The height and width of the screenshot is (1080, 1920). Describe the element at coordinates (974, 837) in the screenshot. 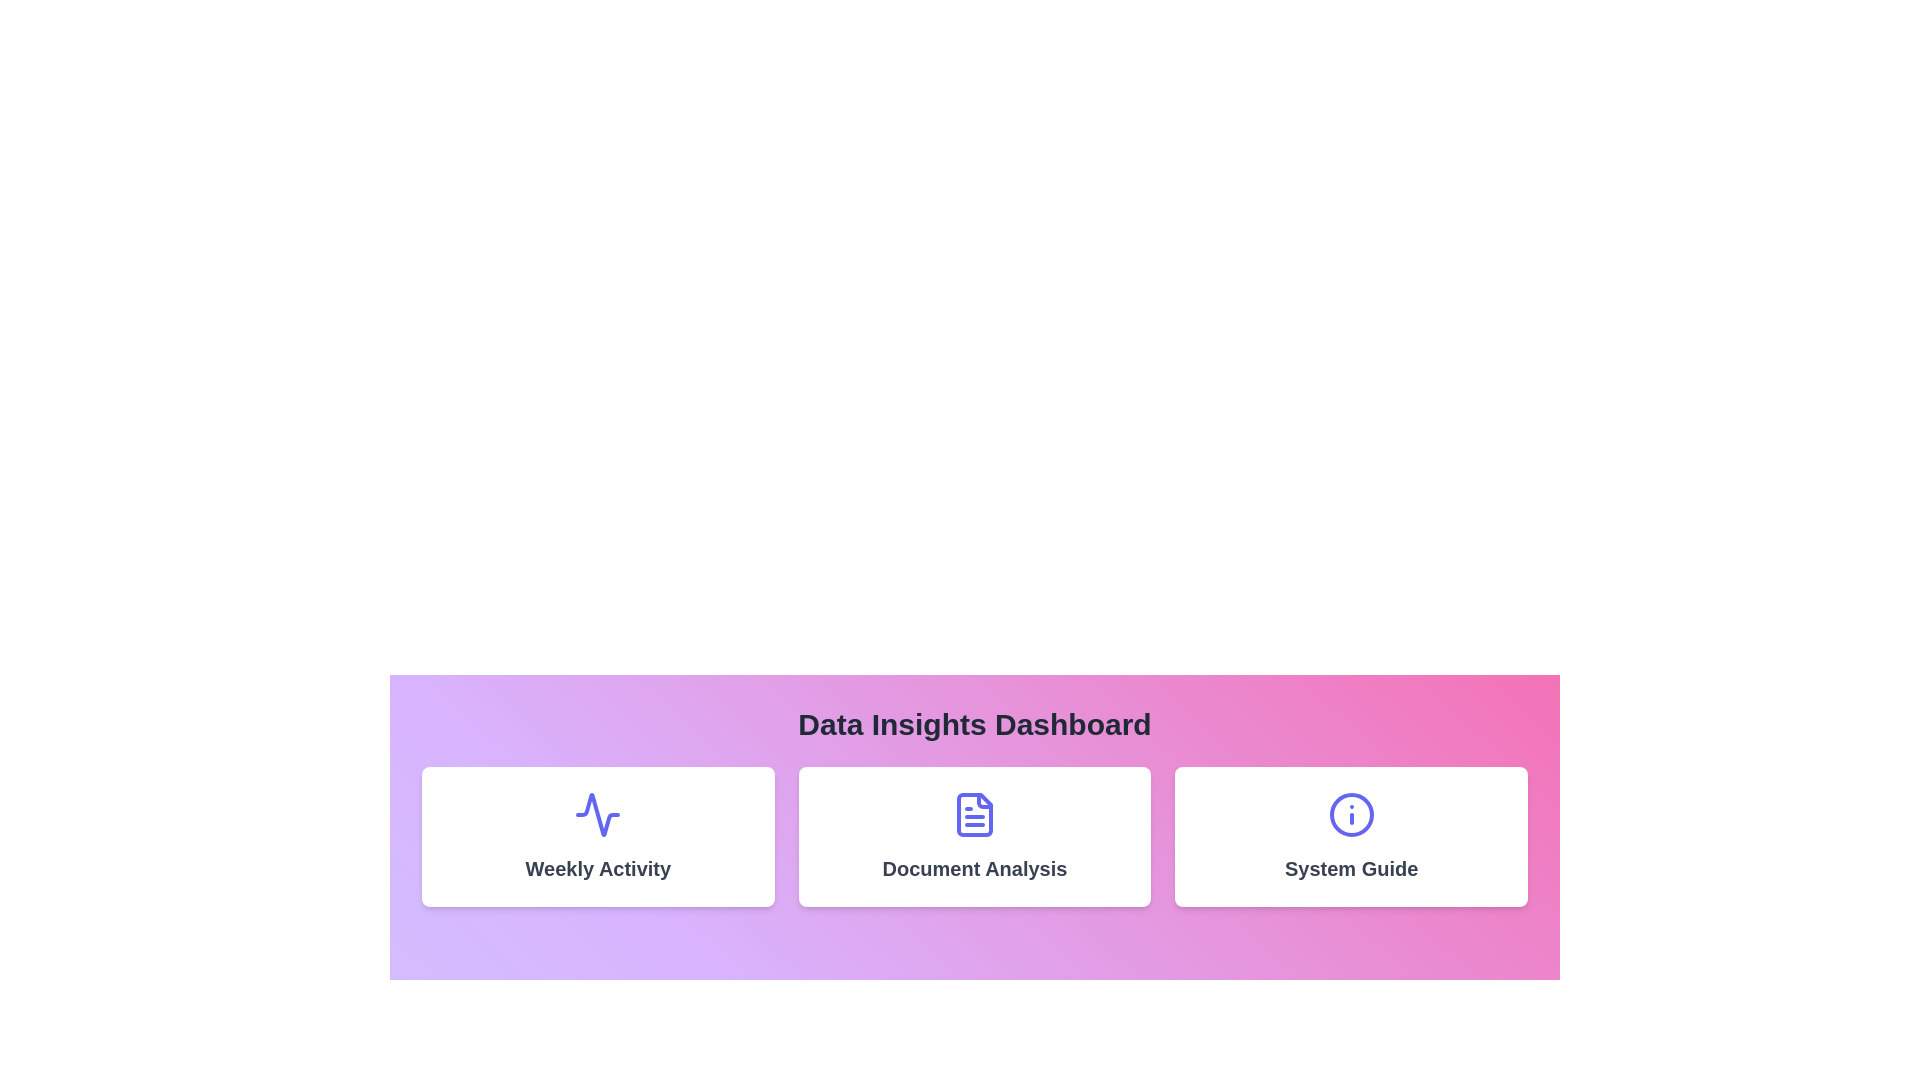

I see `the 'Document Analysis' interactive card using keyboard navigation for accessibility` at that location.